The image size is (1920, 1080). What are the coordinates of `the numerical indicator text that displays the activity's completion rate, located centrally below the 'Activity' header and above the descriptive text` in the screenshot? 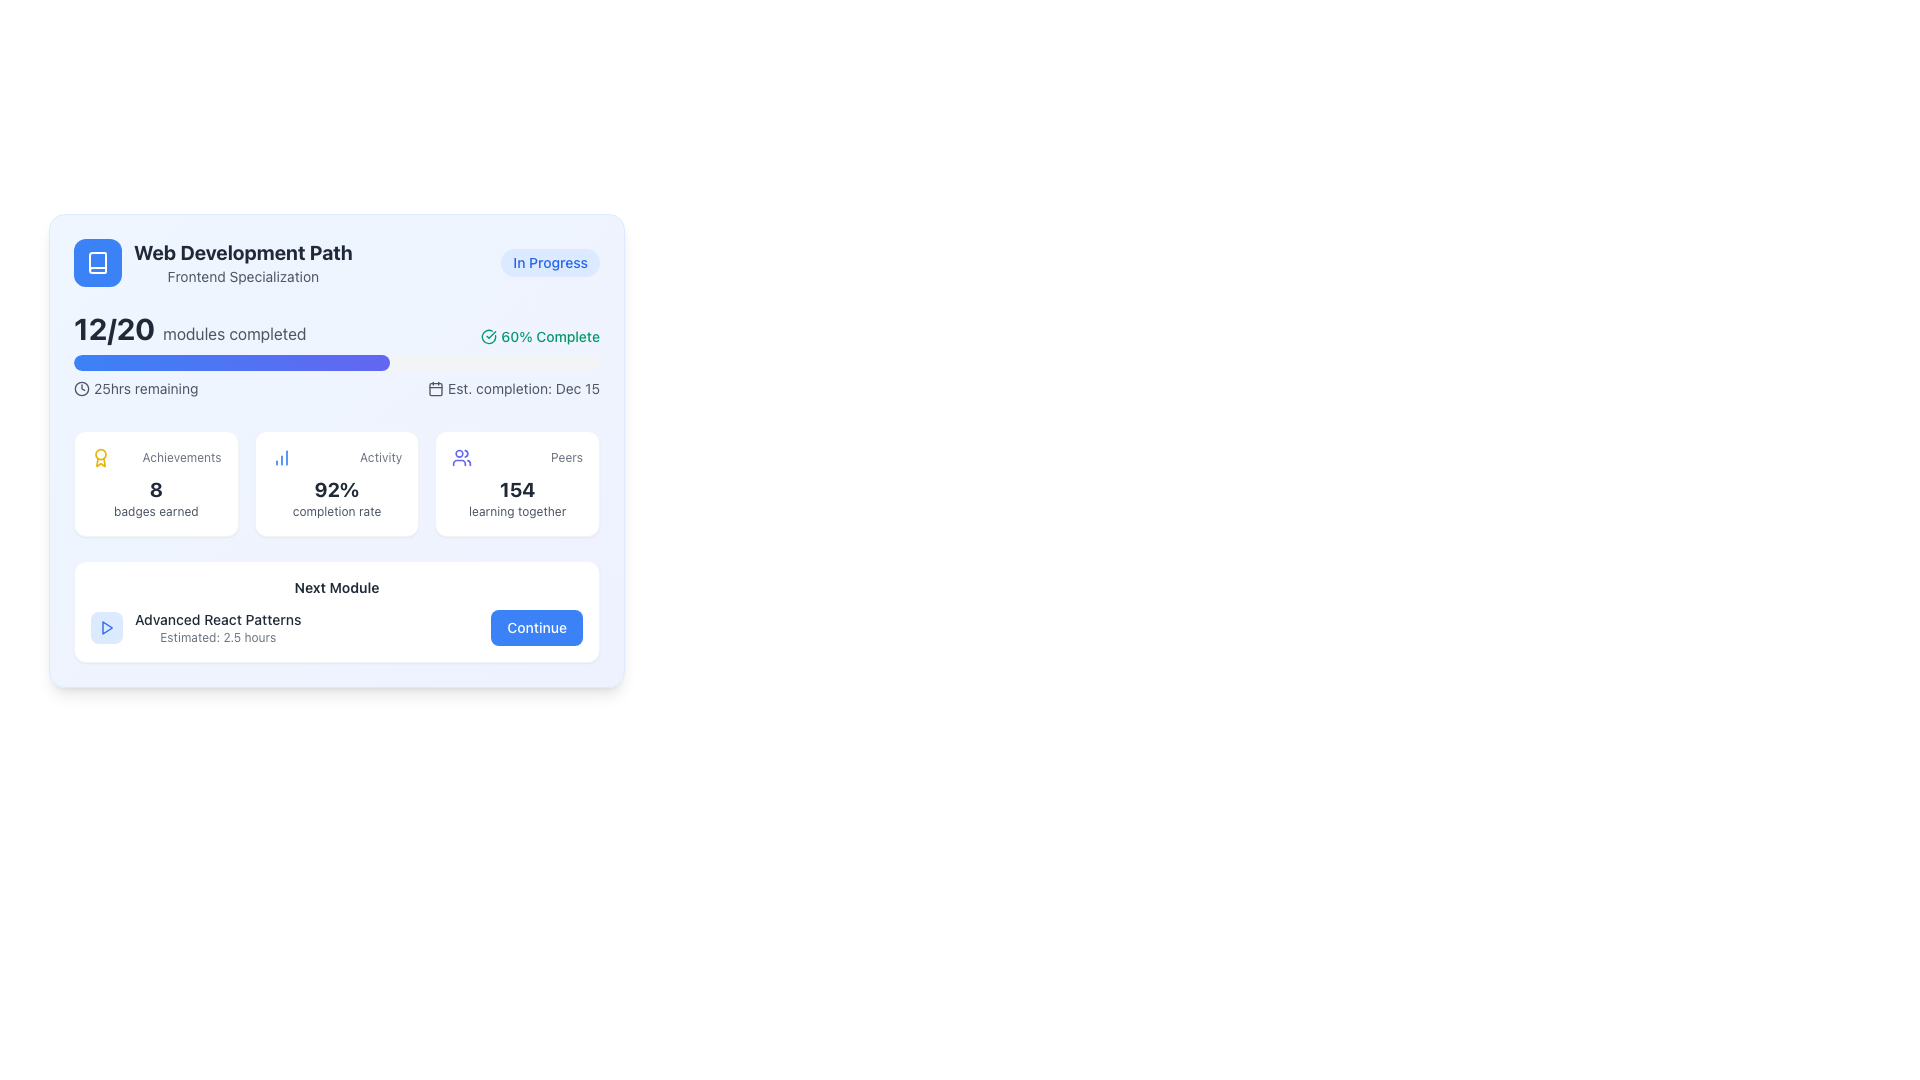 It's located at (336, 489).